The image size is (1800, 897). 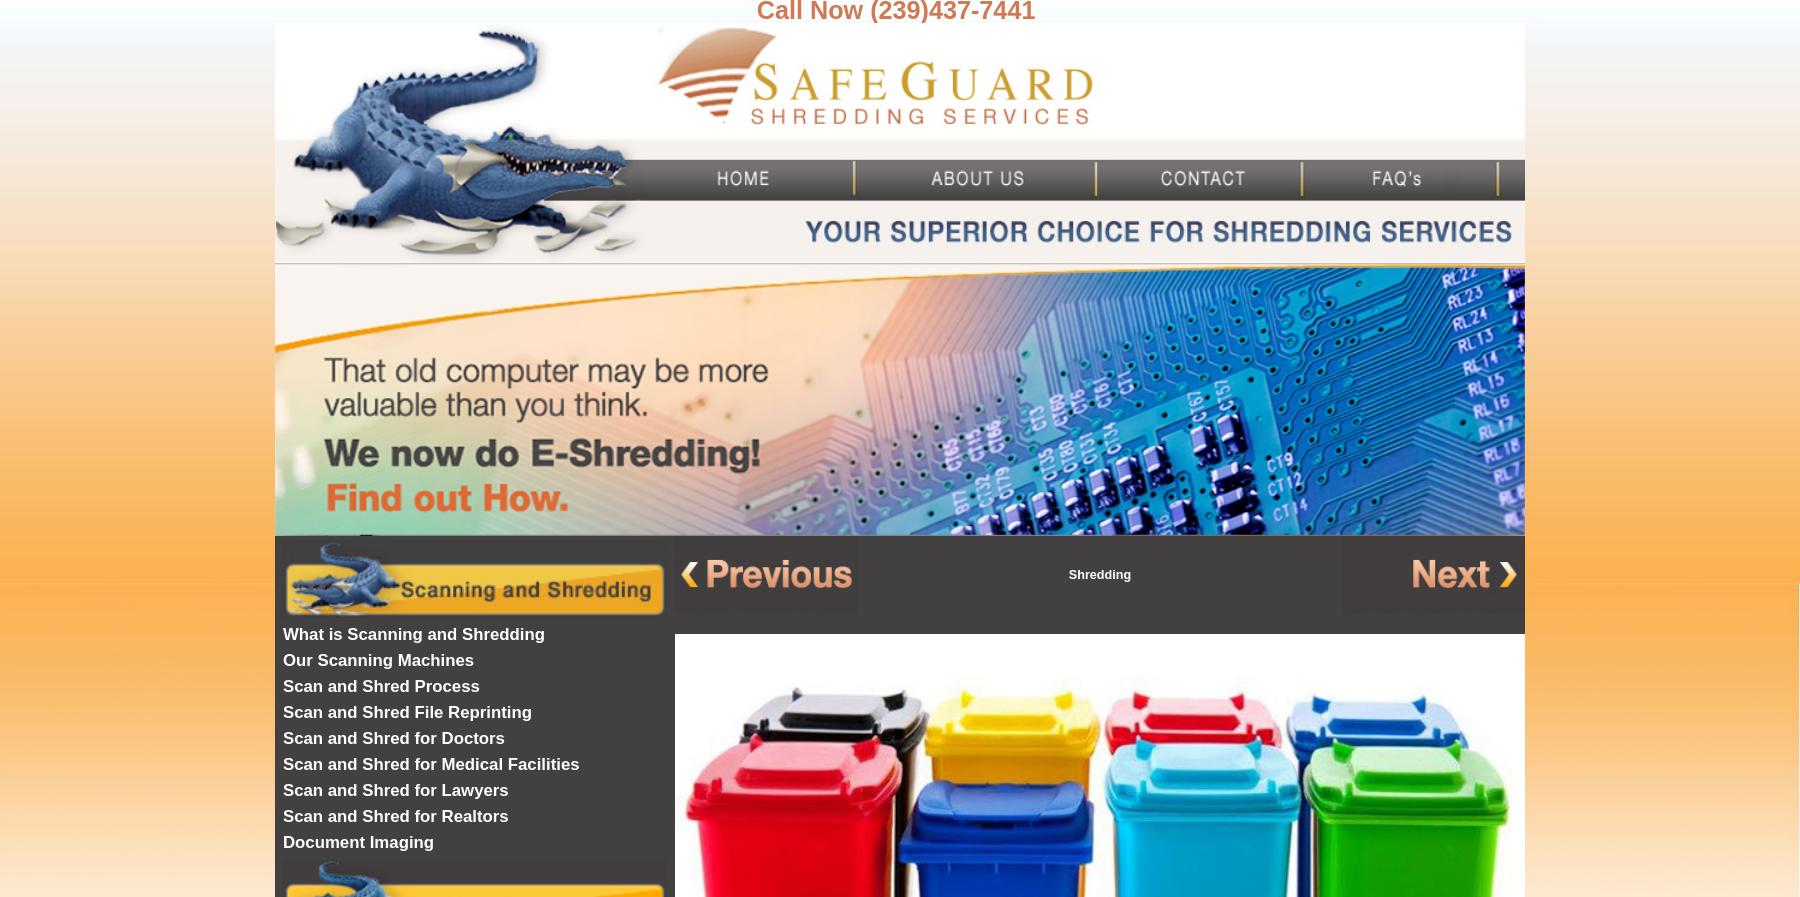 I want to click on 'Scan and Shred for Realtors', so click(x=395, y=816).